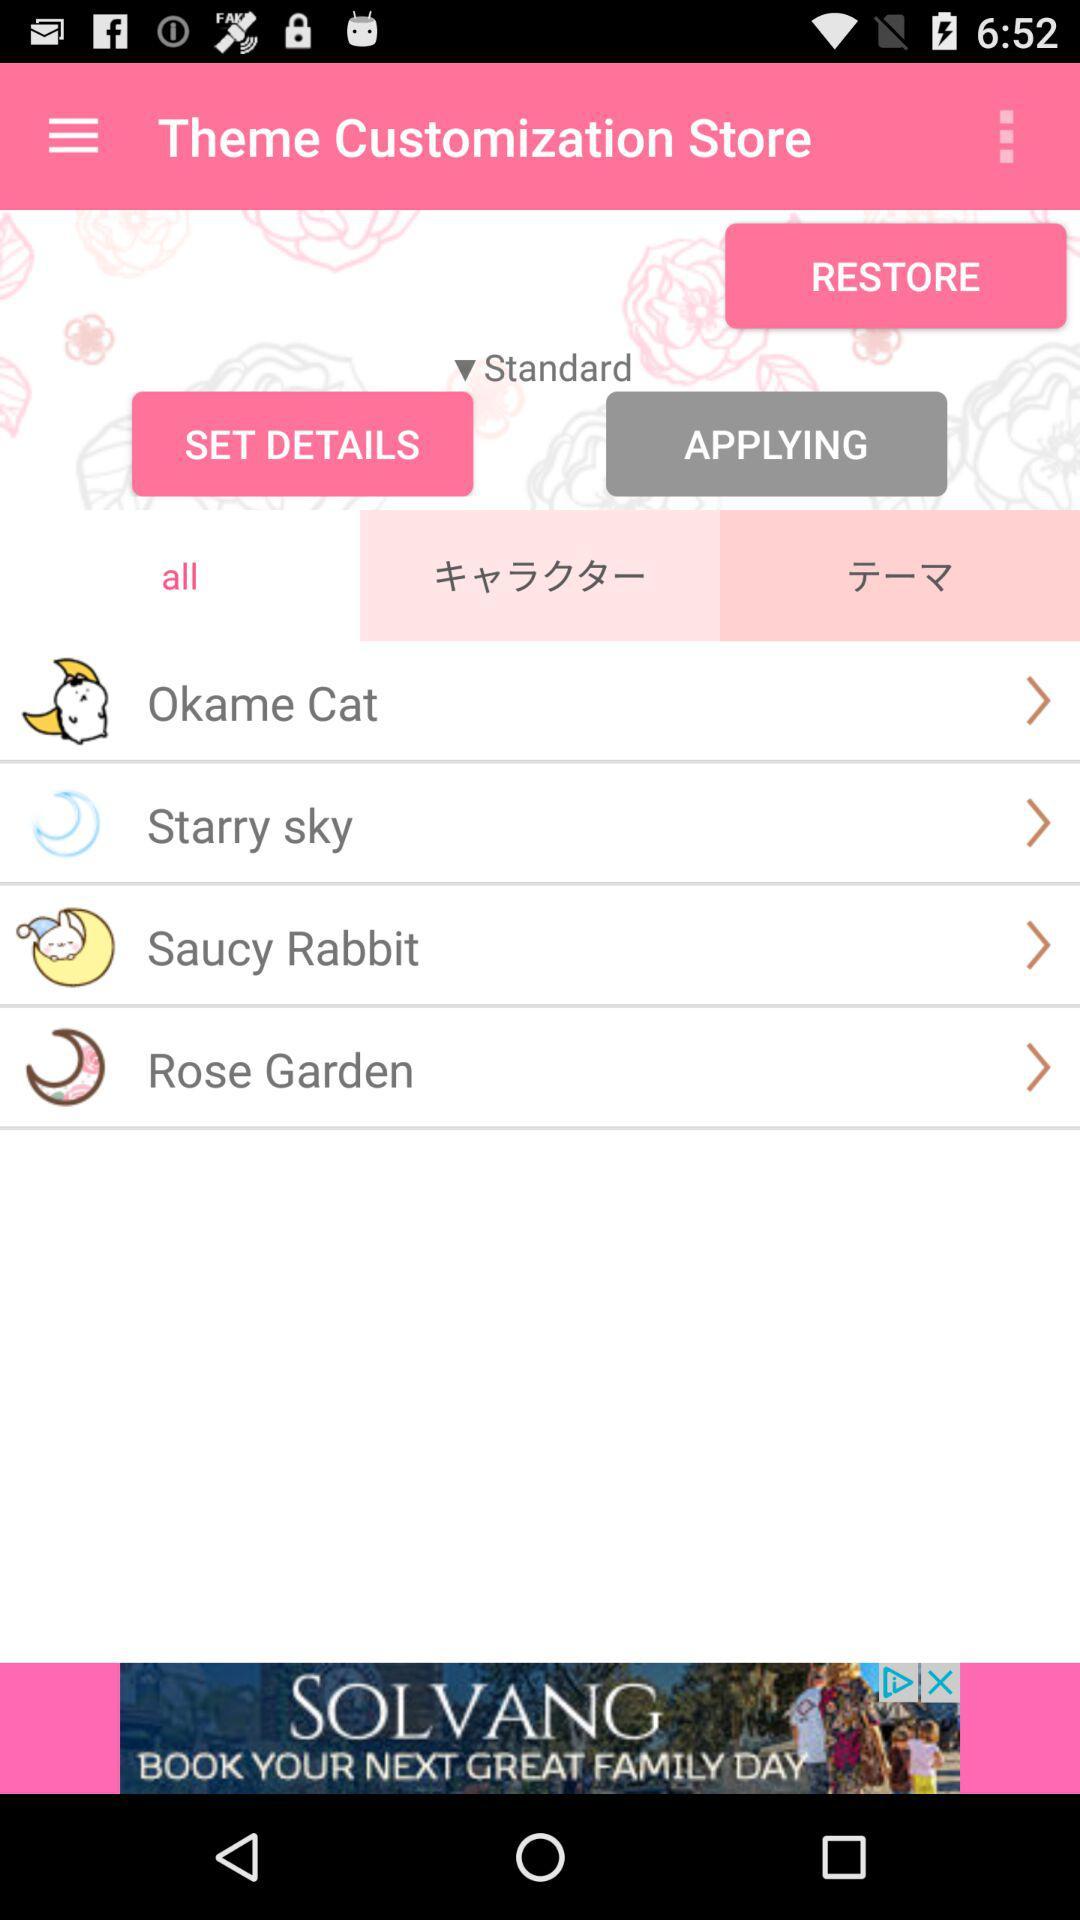 The image size is (1080, 1920). What do you see at coordinates (540, 1727) in the screenshot?
I see `advertisement` at bounding box center [540, 1727].